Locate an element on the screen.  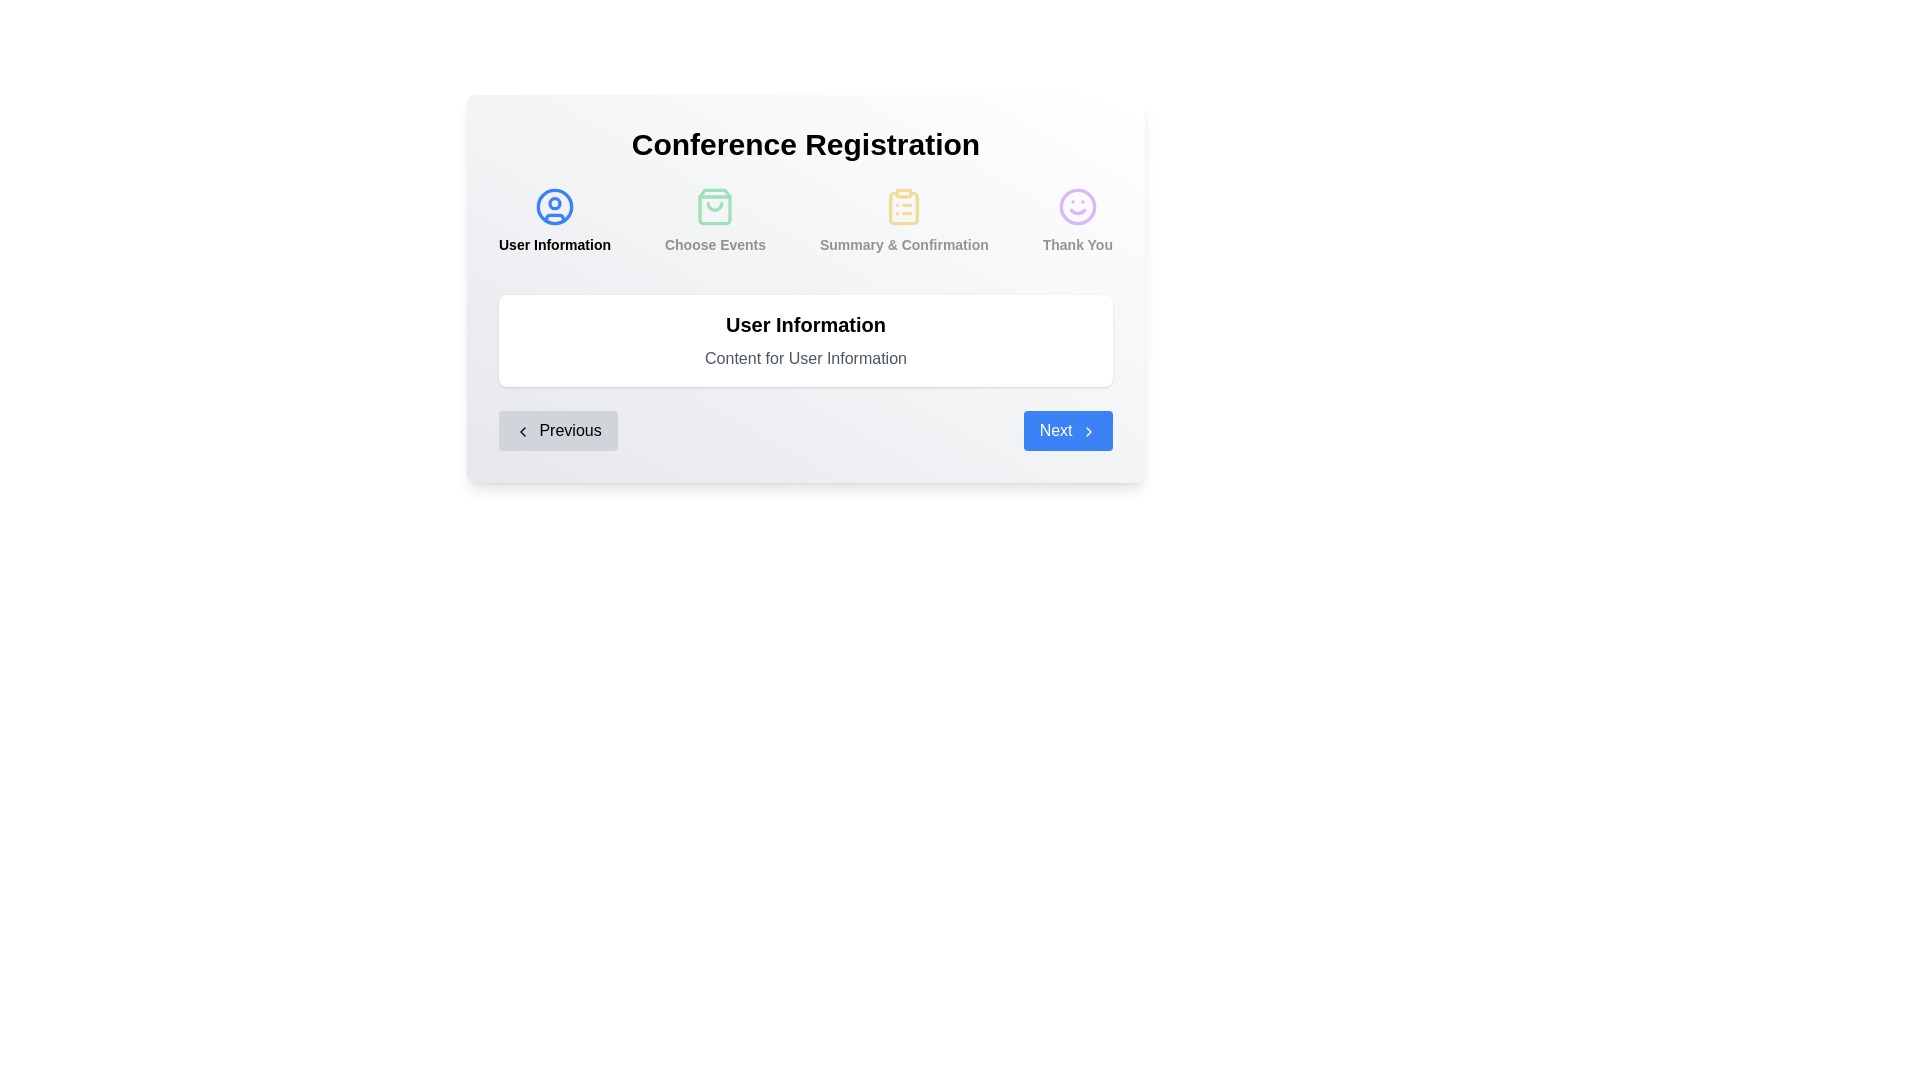
the Text Label at the top center of the interface that indicates the purpose or title of the current section is located at coordinates (806, 144).